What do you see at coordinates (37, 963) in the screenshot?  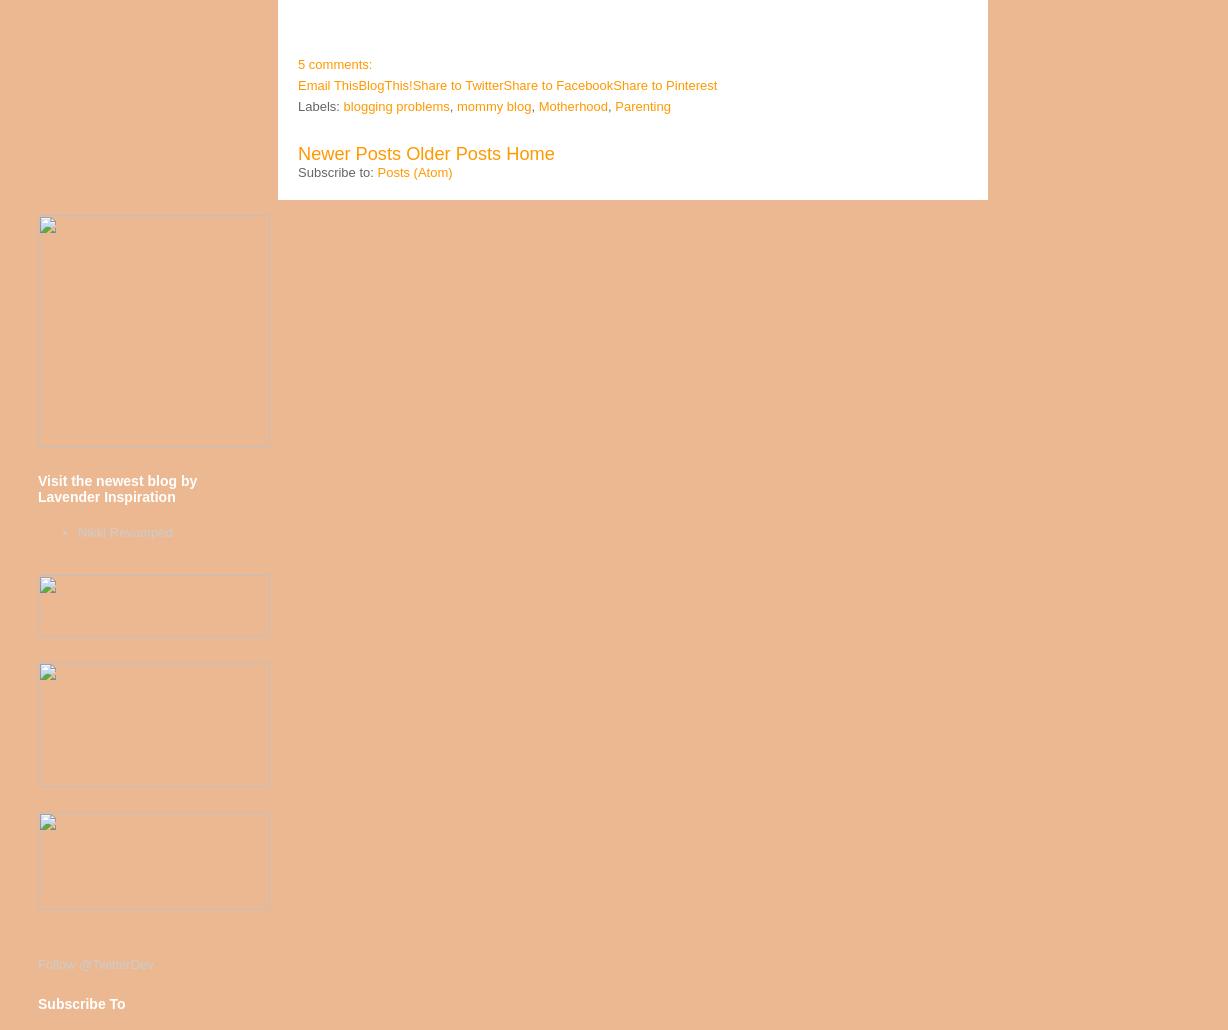 I see `'Follow @TwitterDev'` at bounding box center [37, 963].